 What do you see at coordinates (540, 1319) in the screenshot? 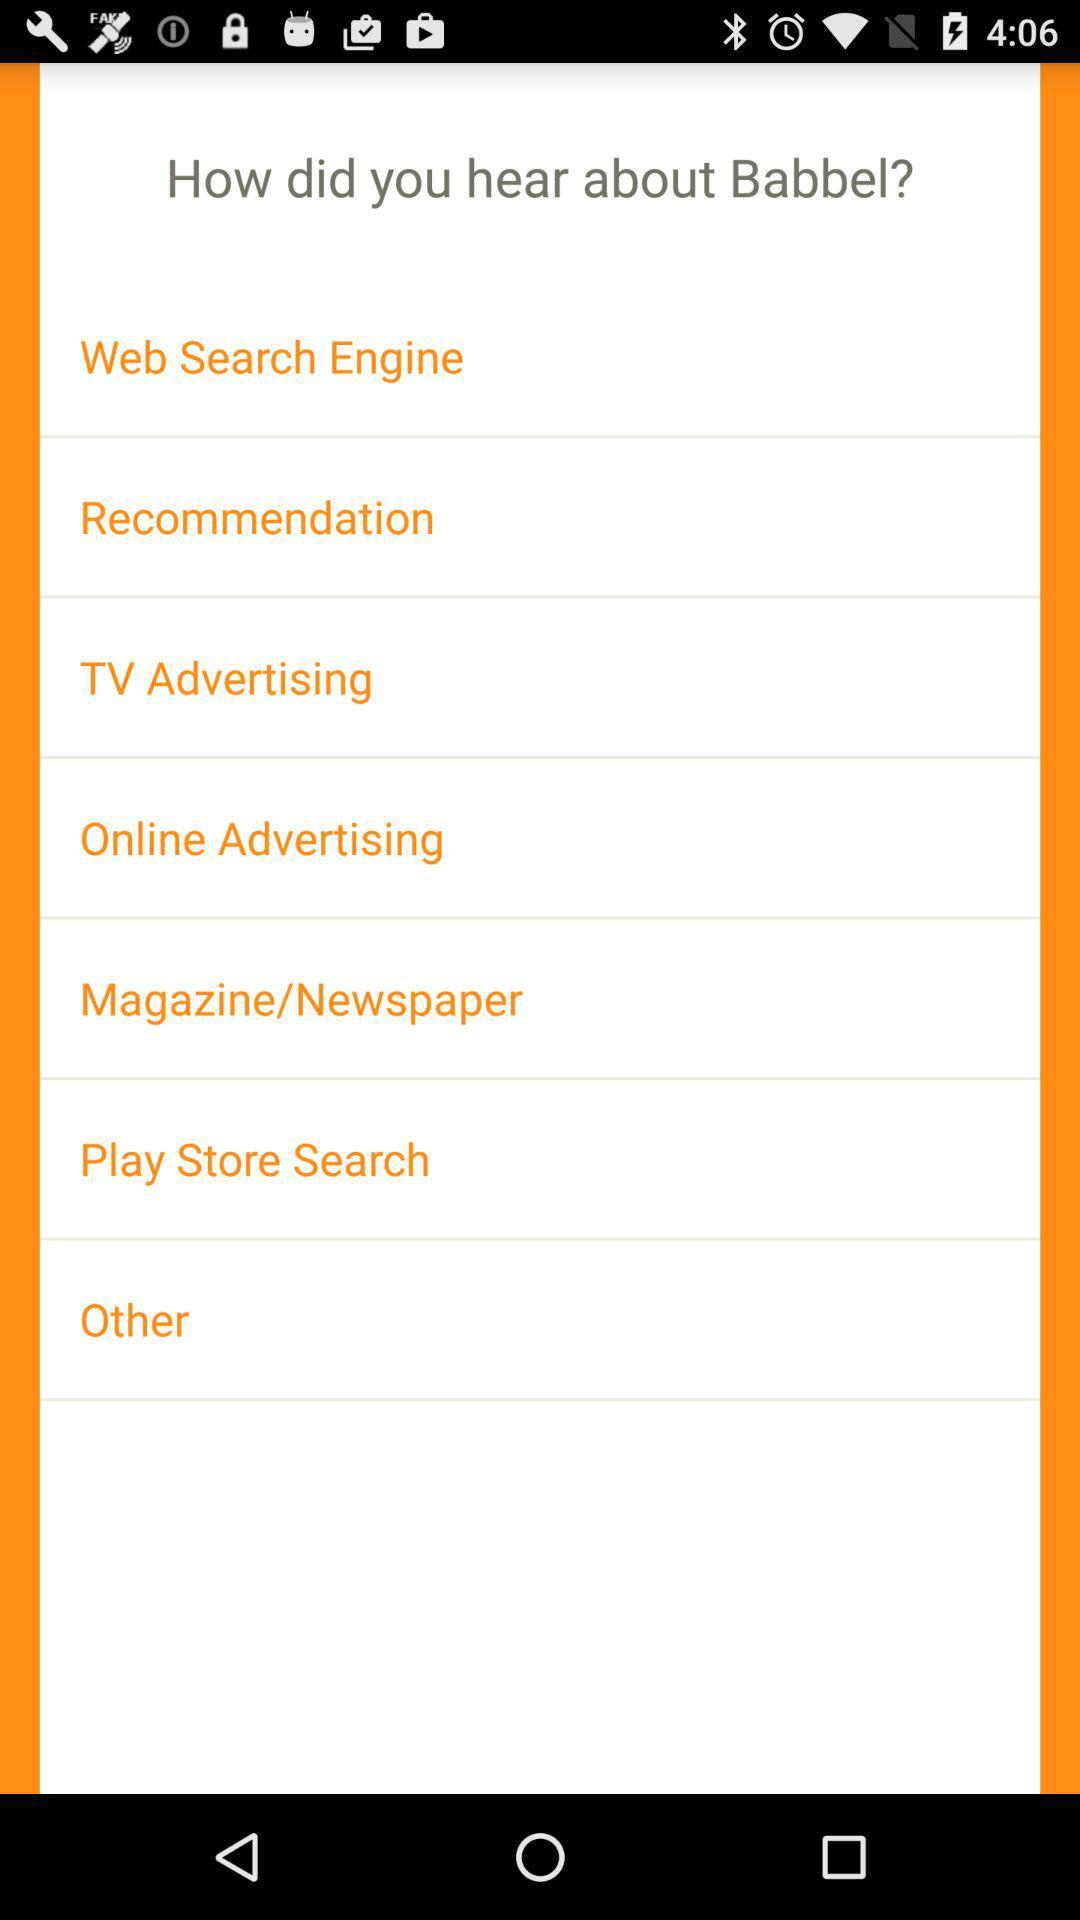
I see `the app at the bottom` at bounding box center [540, 1319].